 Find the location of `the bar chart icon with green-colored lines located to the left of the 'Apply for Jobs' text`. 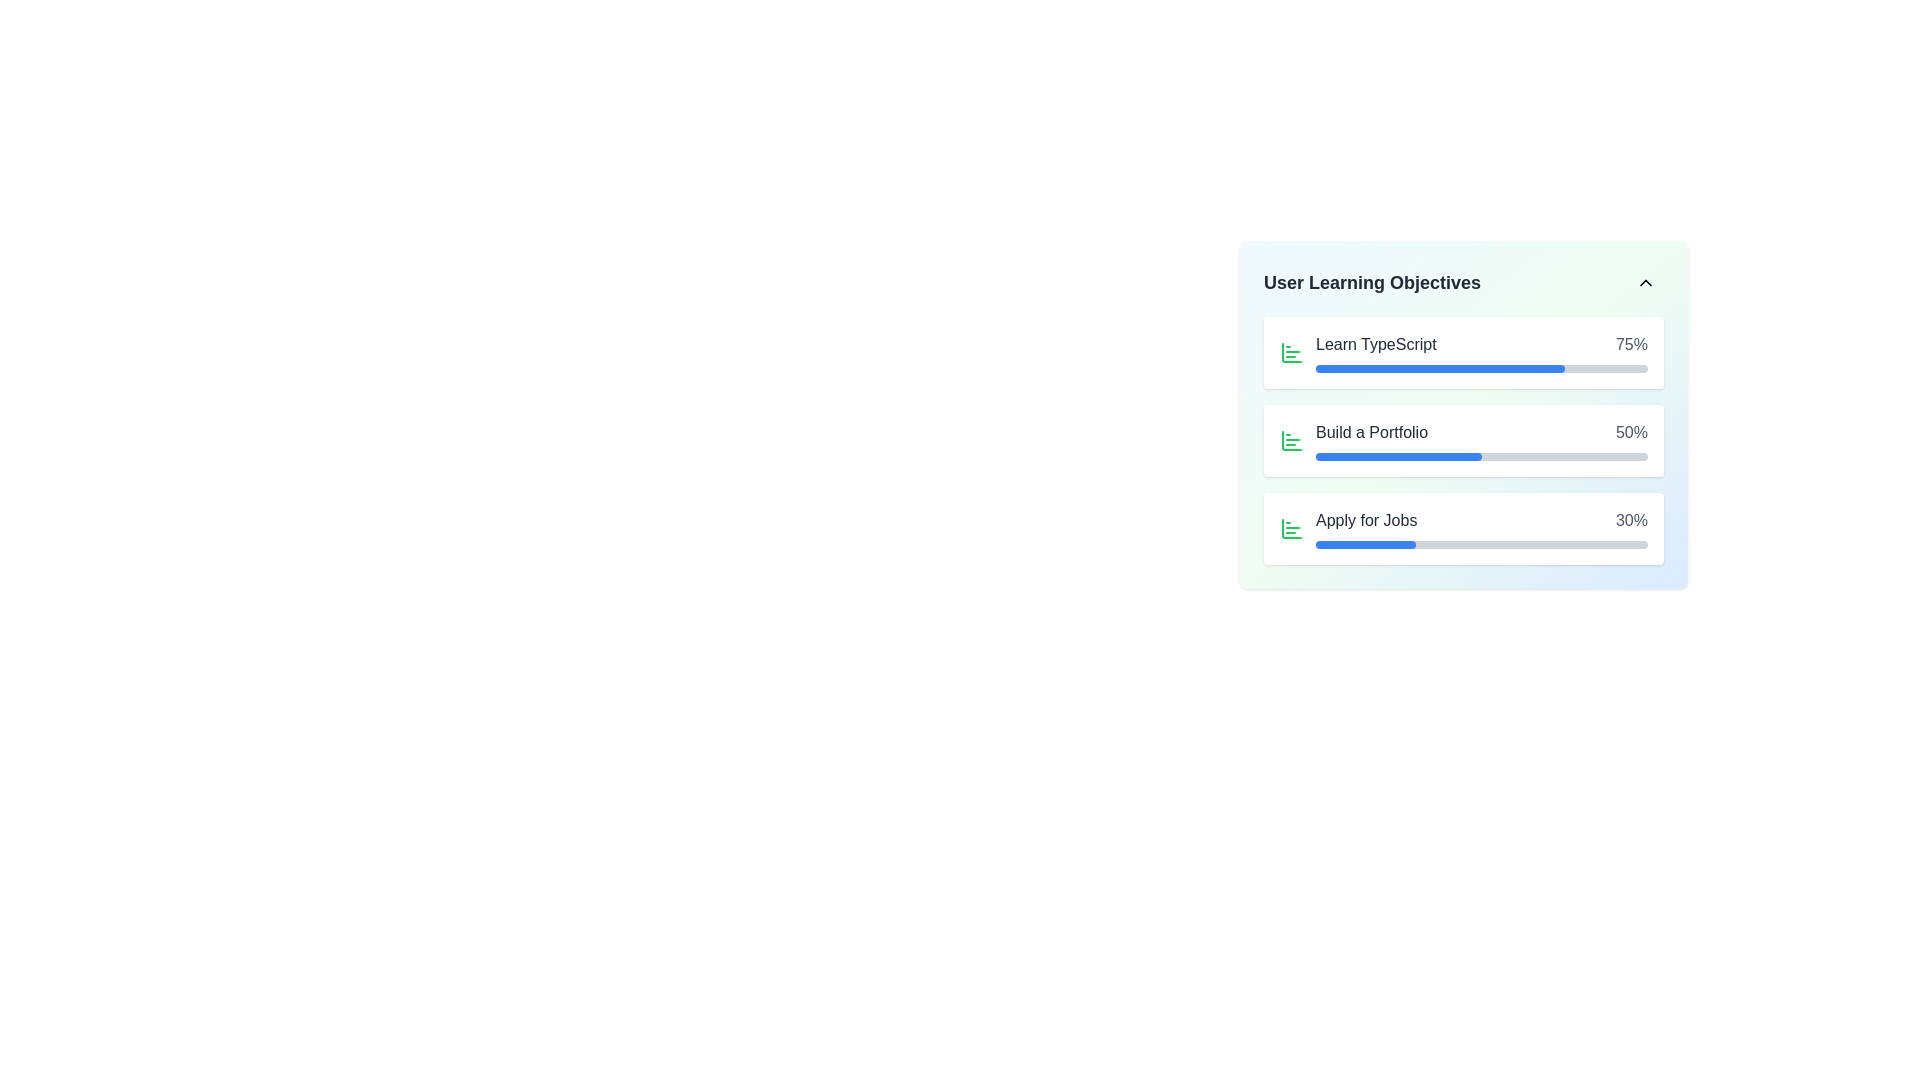

the bar chart icon with green-colored lines located to the left of the 'Apply for Jobs' text is located at coordinates (1291, 527).